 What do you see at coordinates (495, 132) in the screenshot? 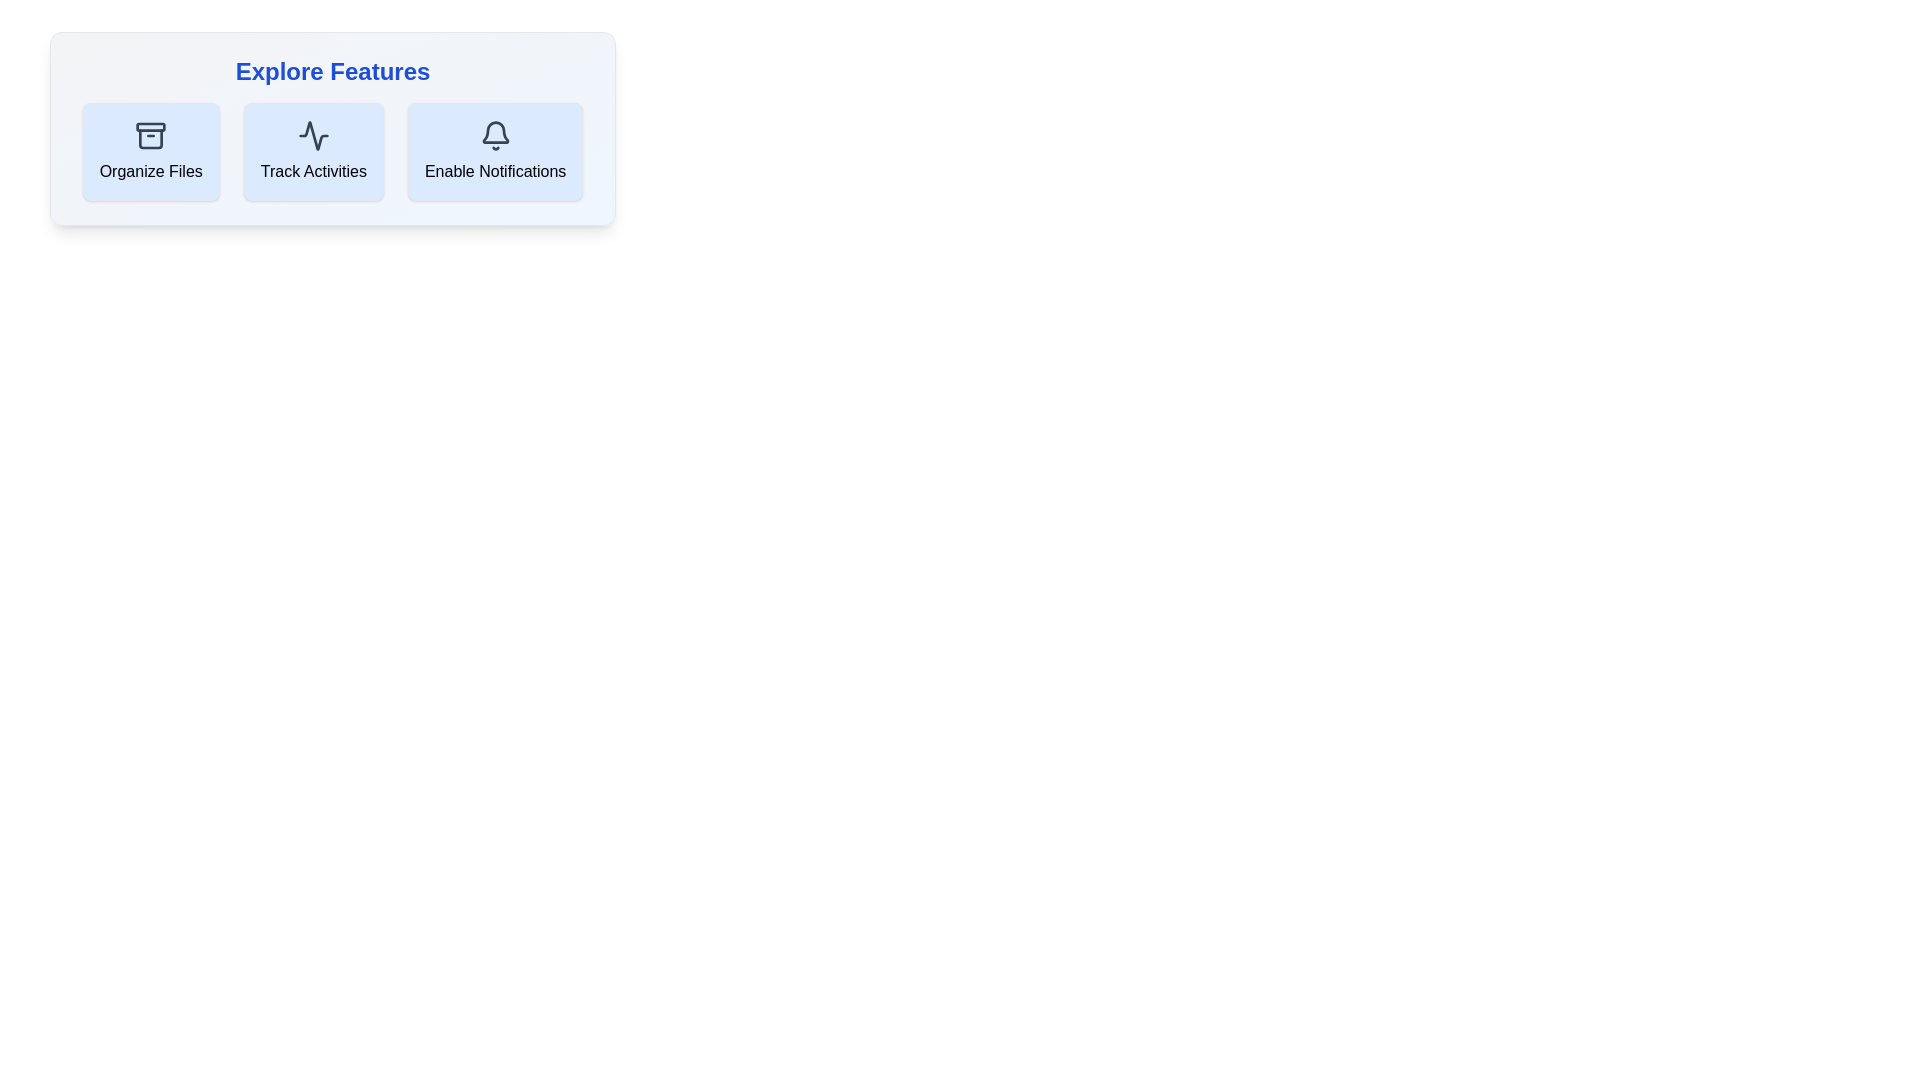
I see `the bell-shaped notification icon located within the 'Enable Notifications' button card in the 'Explore Features' section` at bounding box center [495, 132].